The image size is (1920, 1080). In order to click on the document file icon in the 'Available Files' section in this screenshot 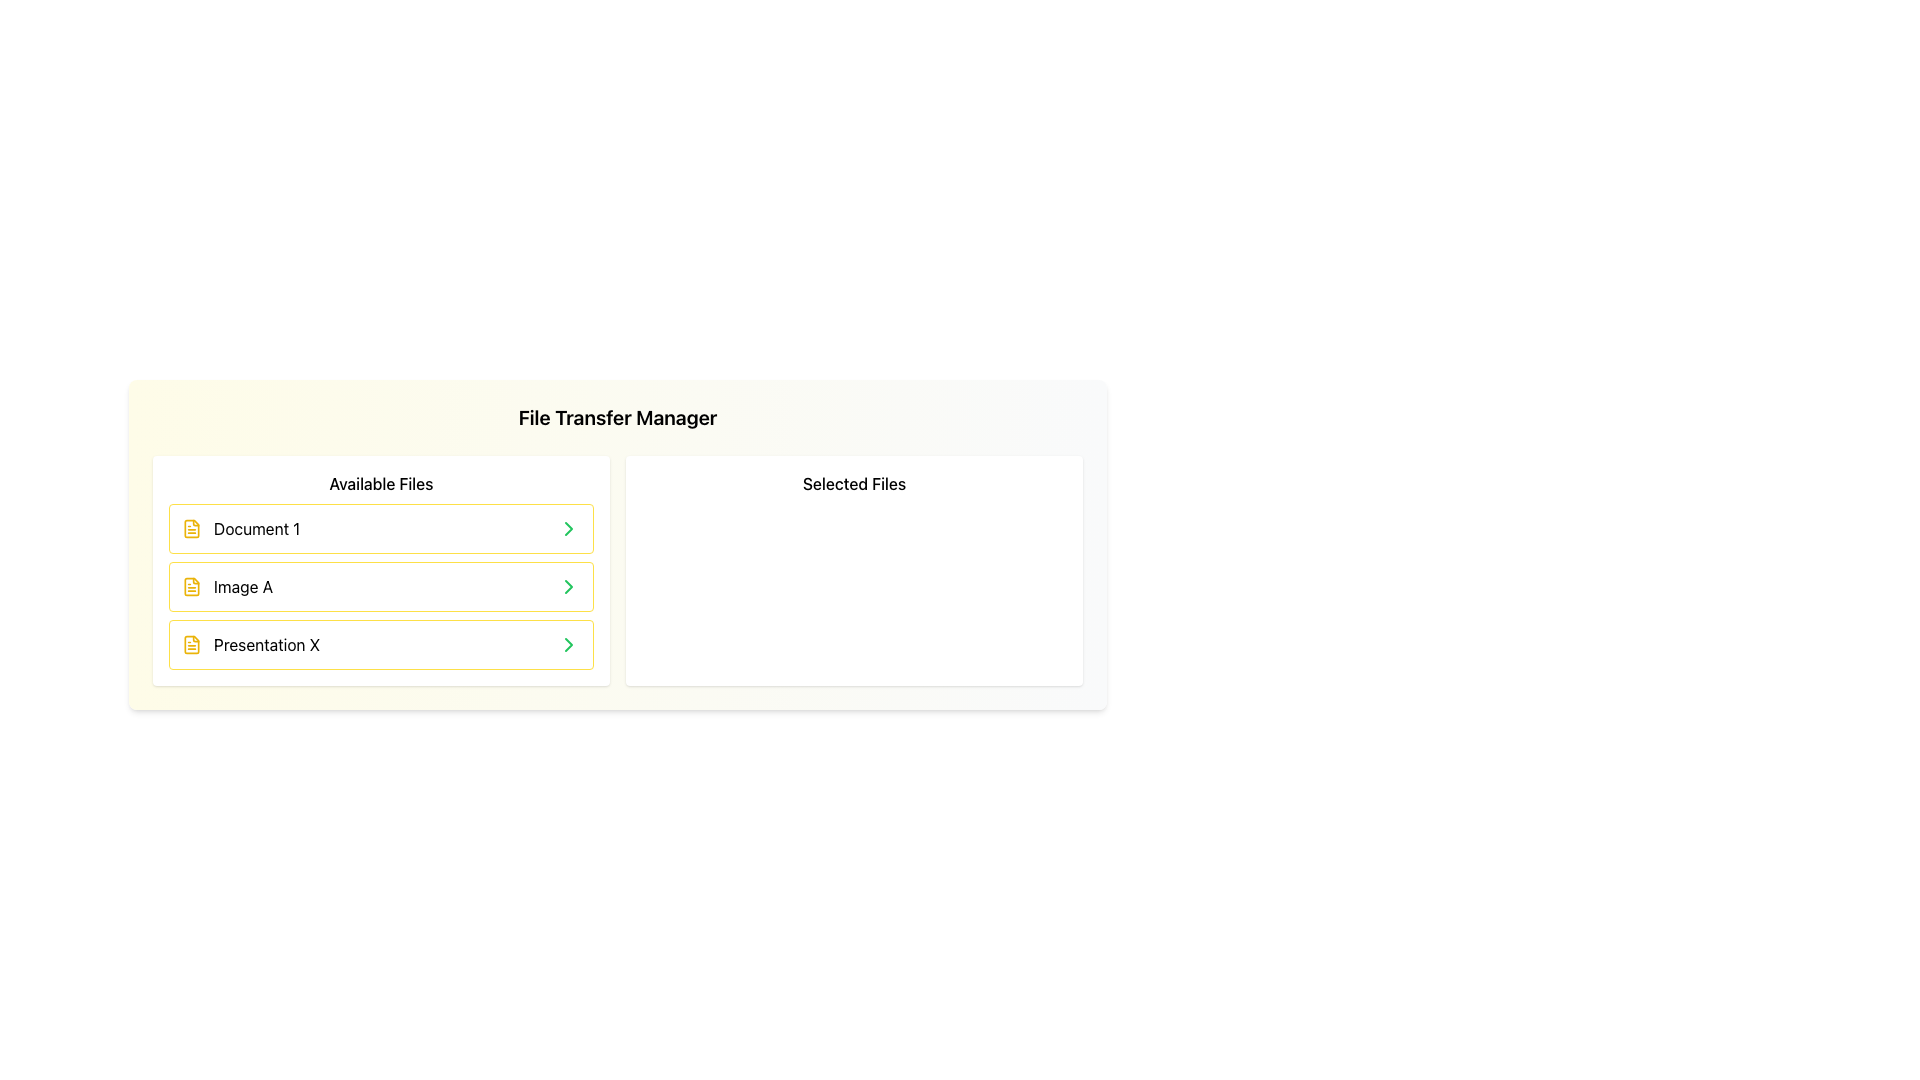, I will do `click(192, 644)`.